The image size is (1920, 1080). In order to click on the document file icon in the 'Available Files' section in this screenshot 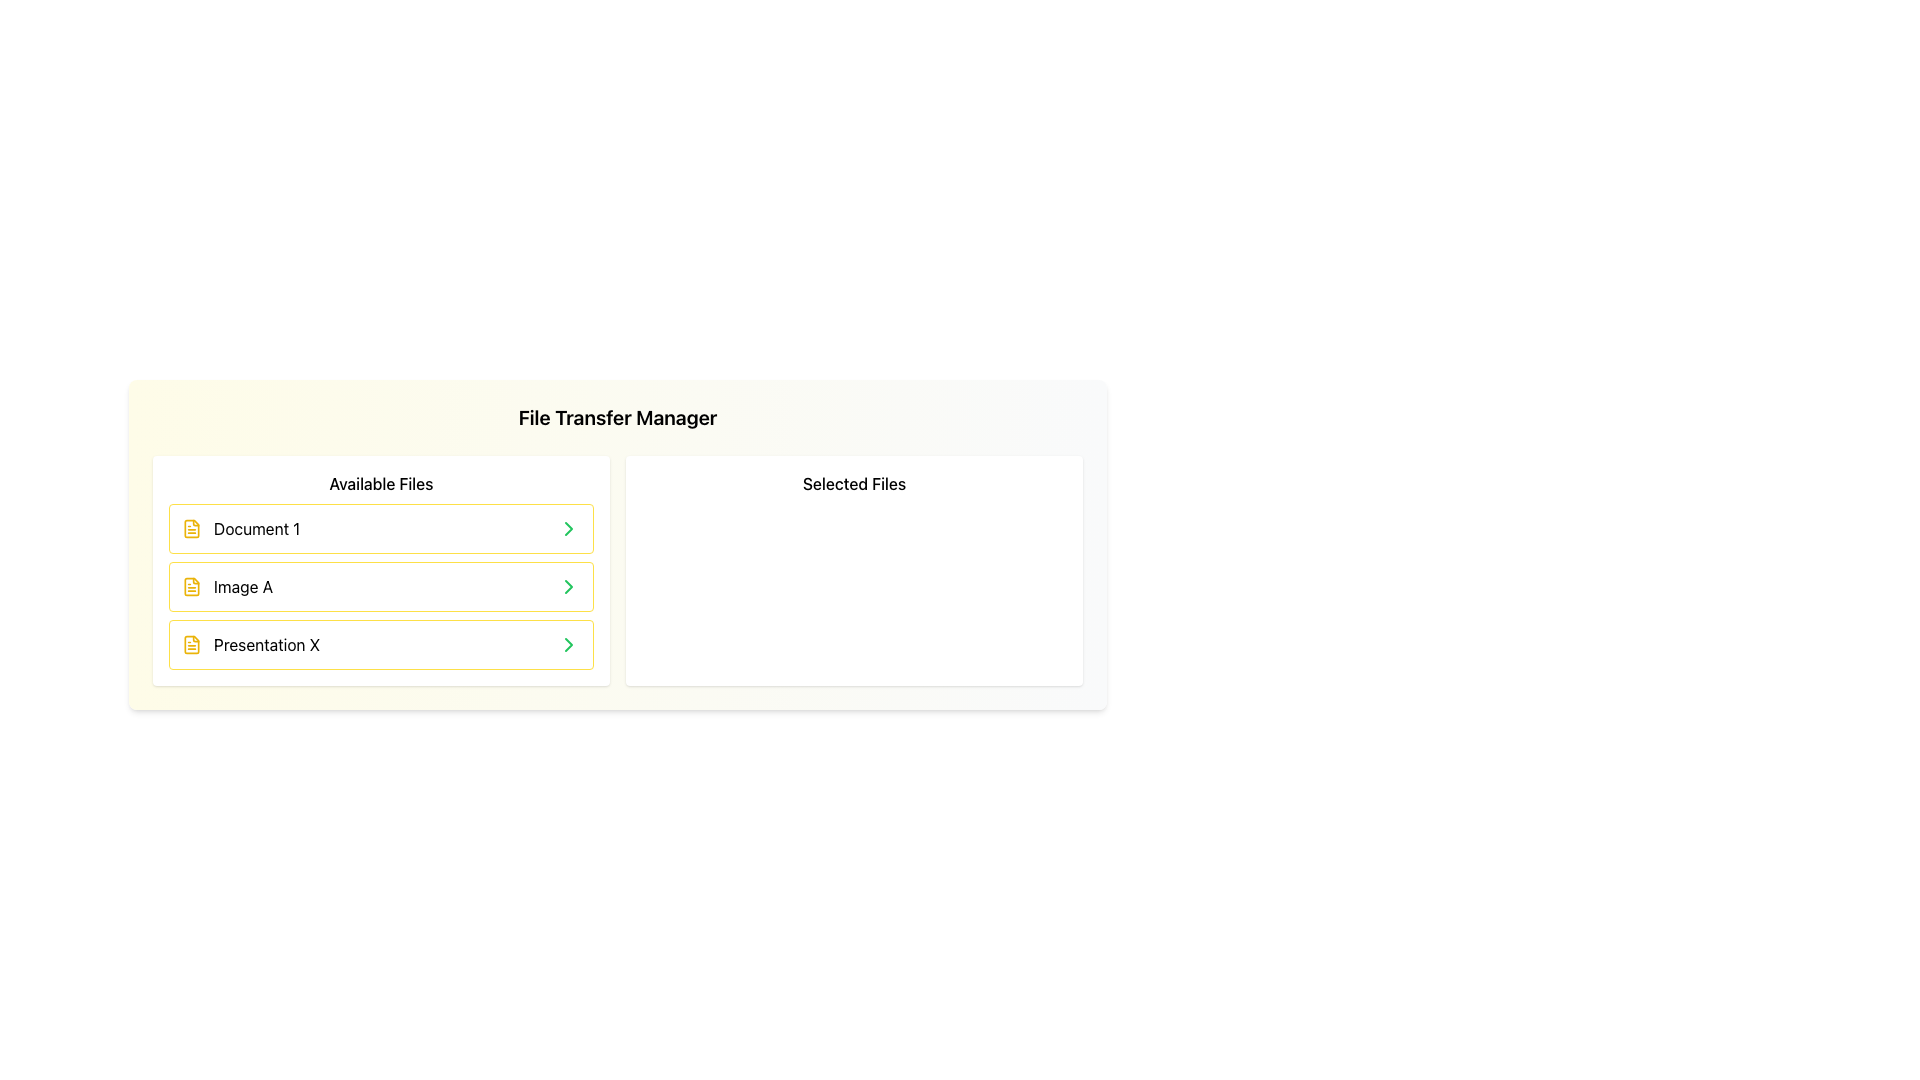, I will do `click(192, 644)`.